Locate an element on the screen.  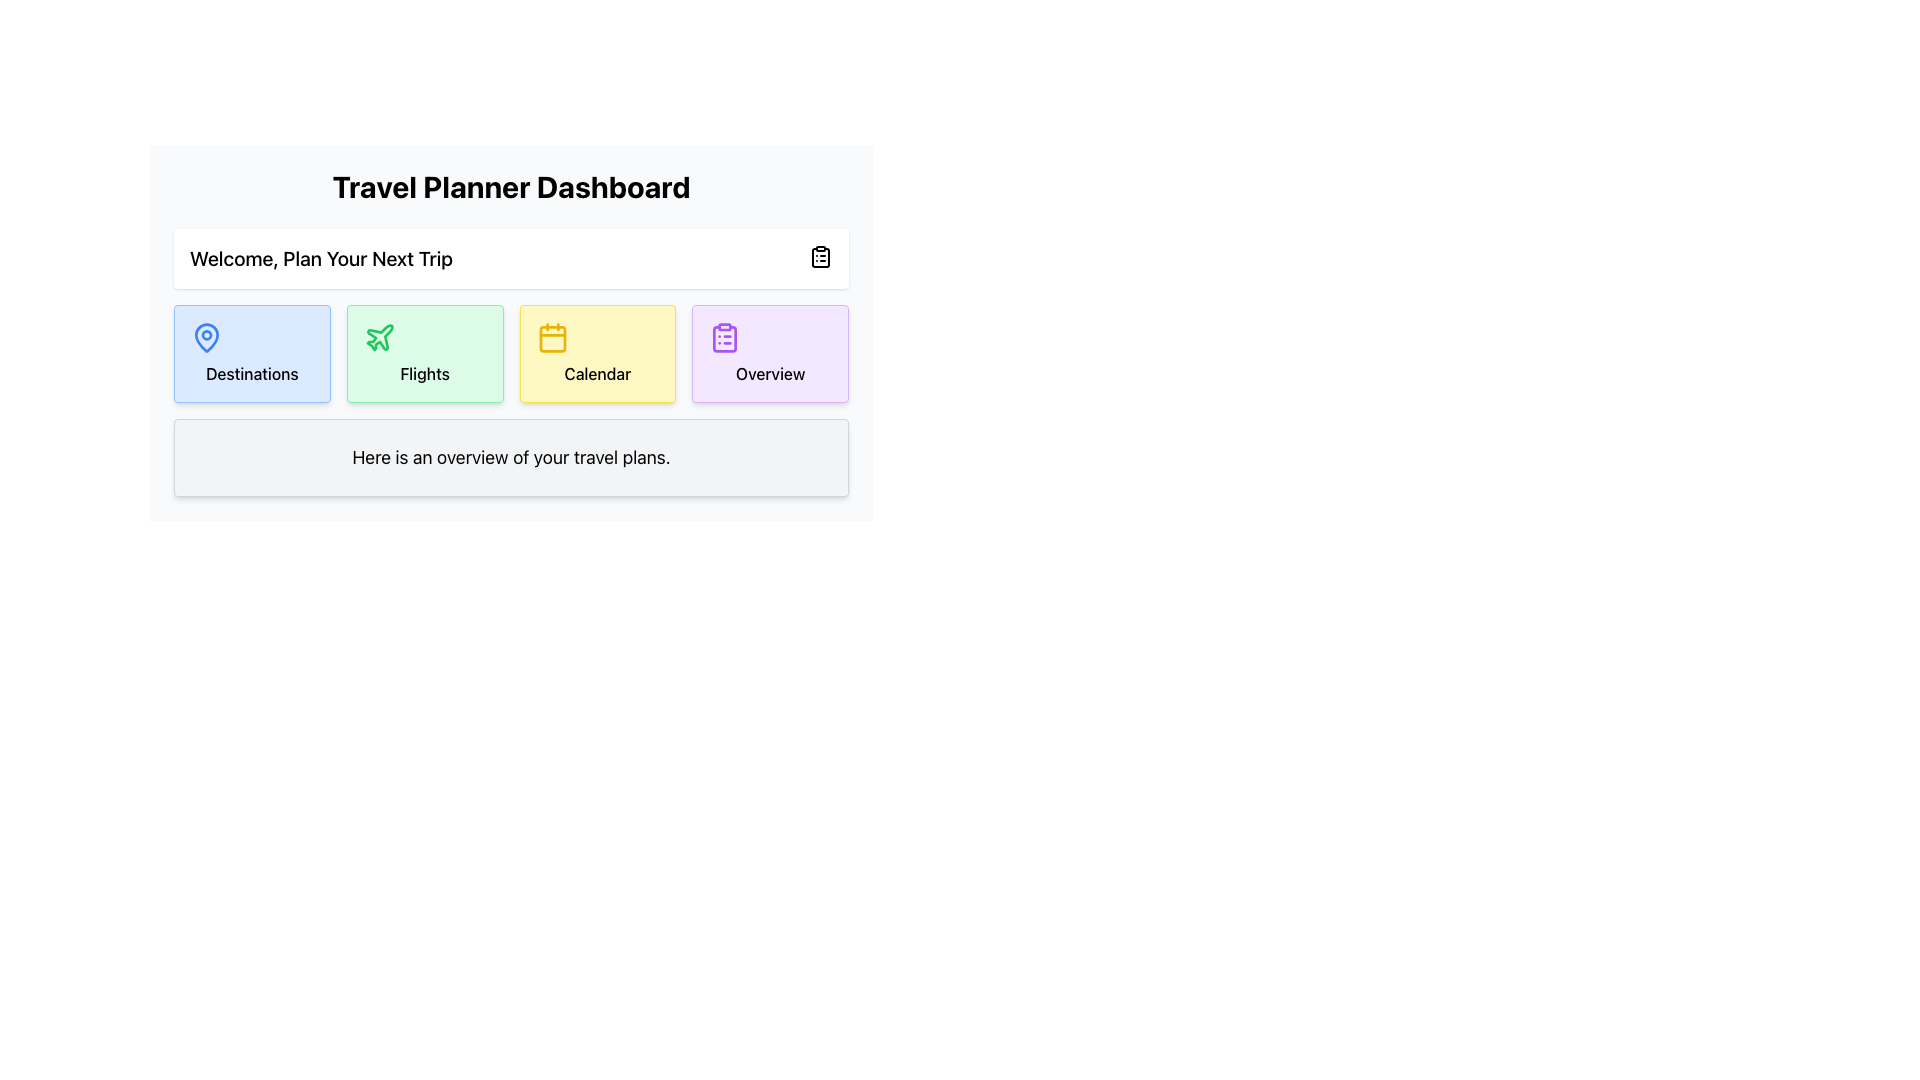
the clipboard icon in the top-right corner of the header panel, next to the 'Welcome, Plan Your Next Trip' text is located at coordinates (820, 256).